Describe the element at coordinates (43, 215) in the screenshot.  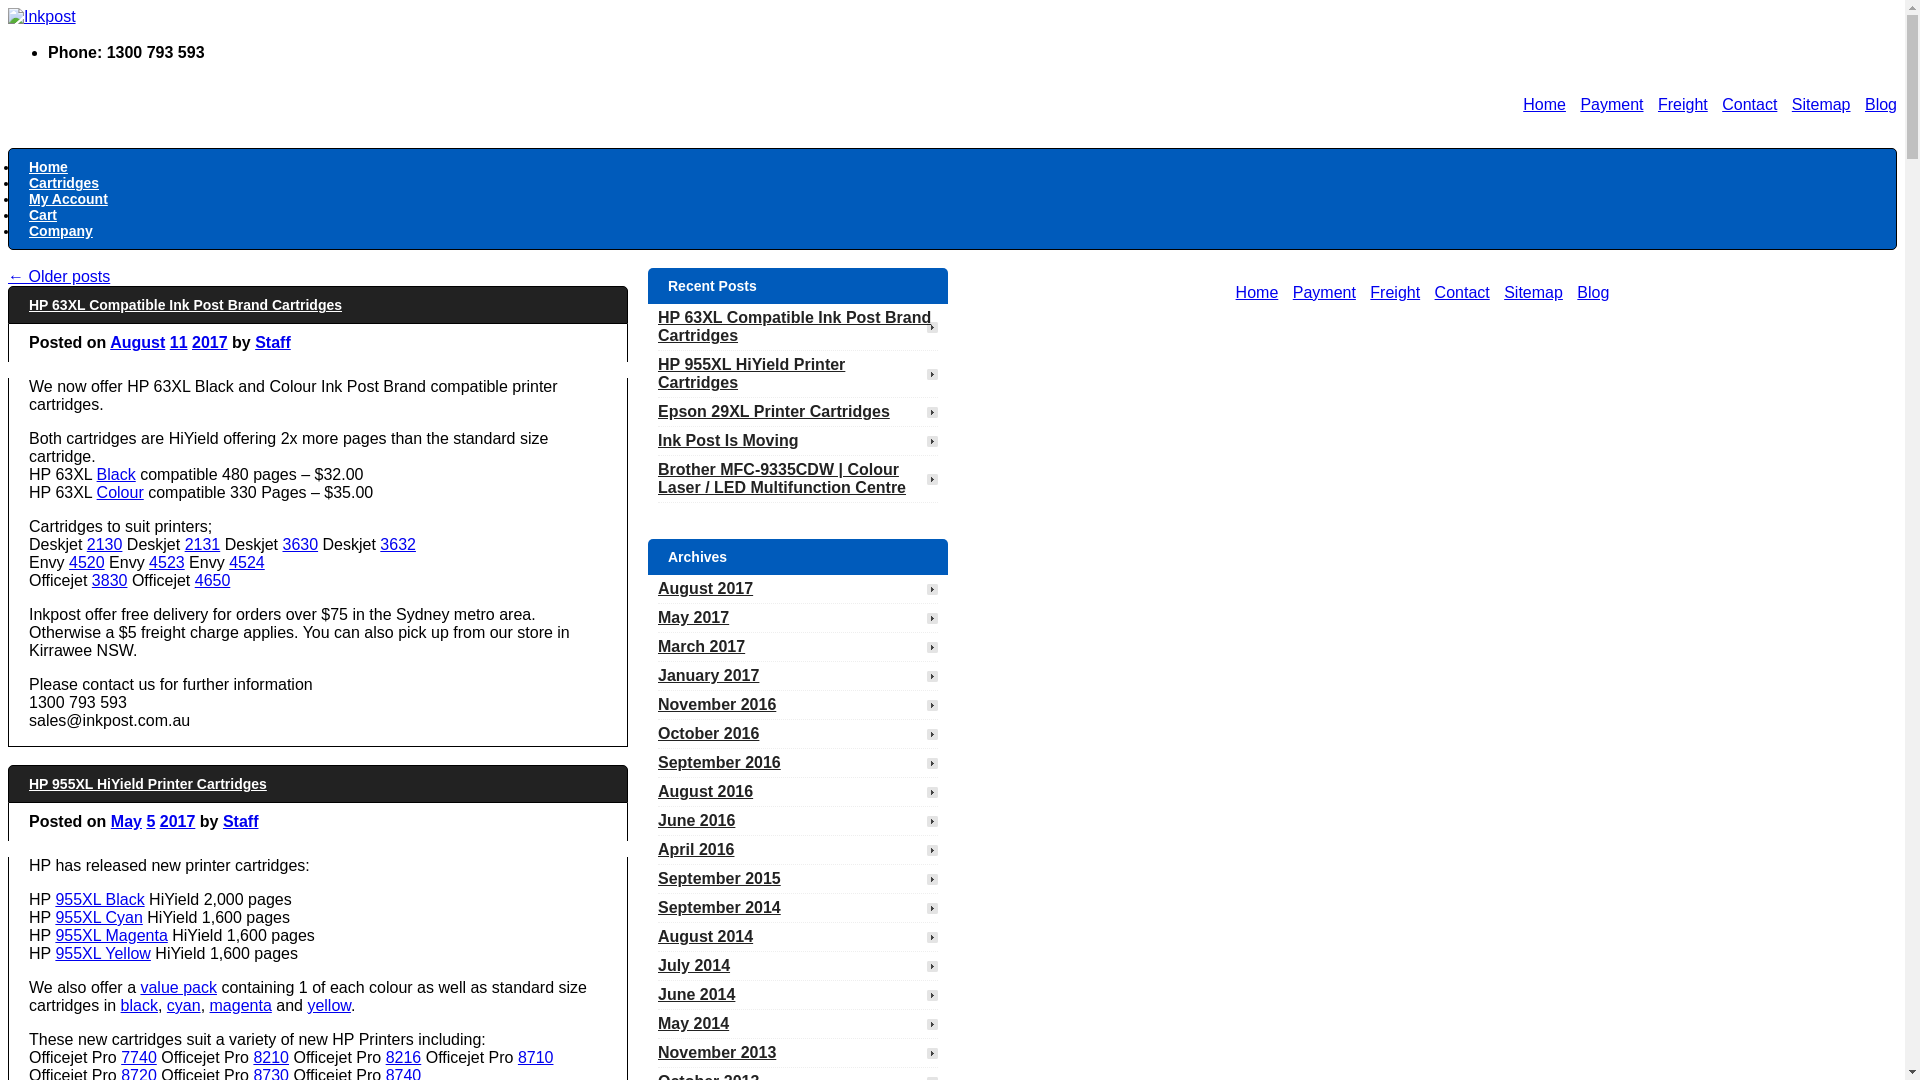
I see `'Cart'` at that location.